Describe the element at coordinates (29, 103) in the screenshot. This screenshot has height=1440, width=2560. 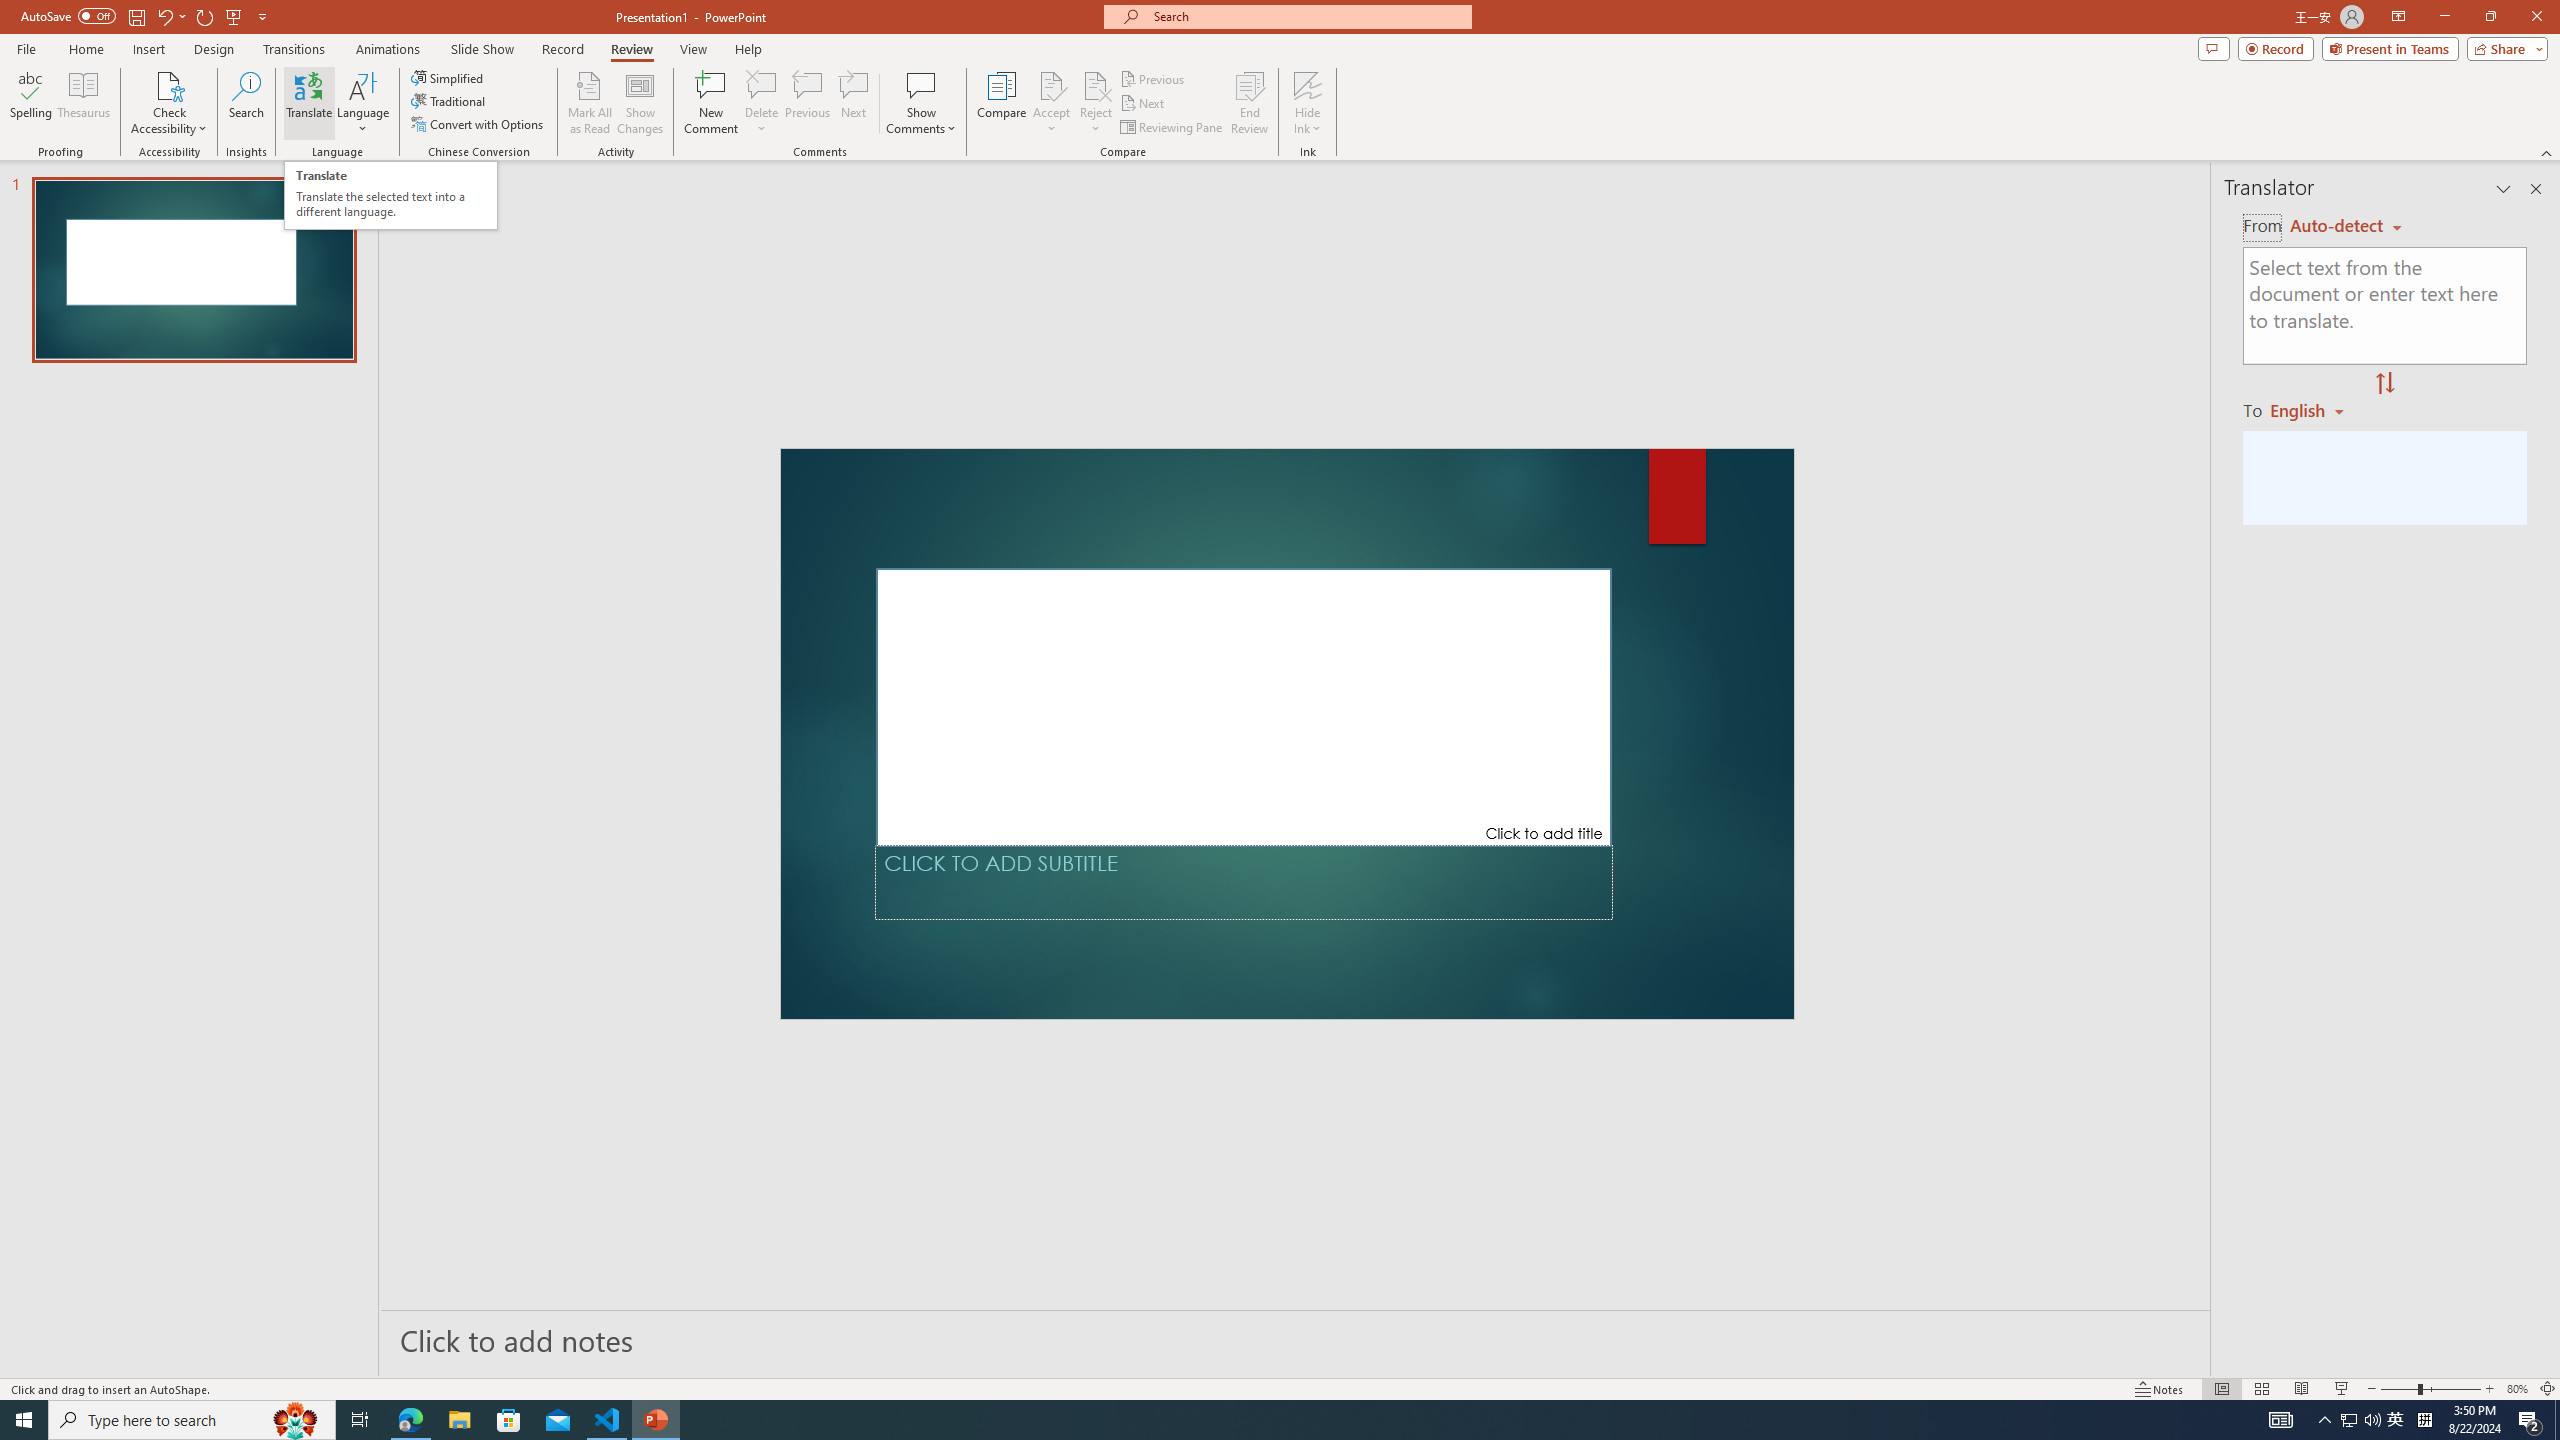
I see `'Spelling...'` at that location.